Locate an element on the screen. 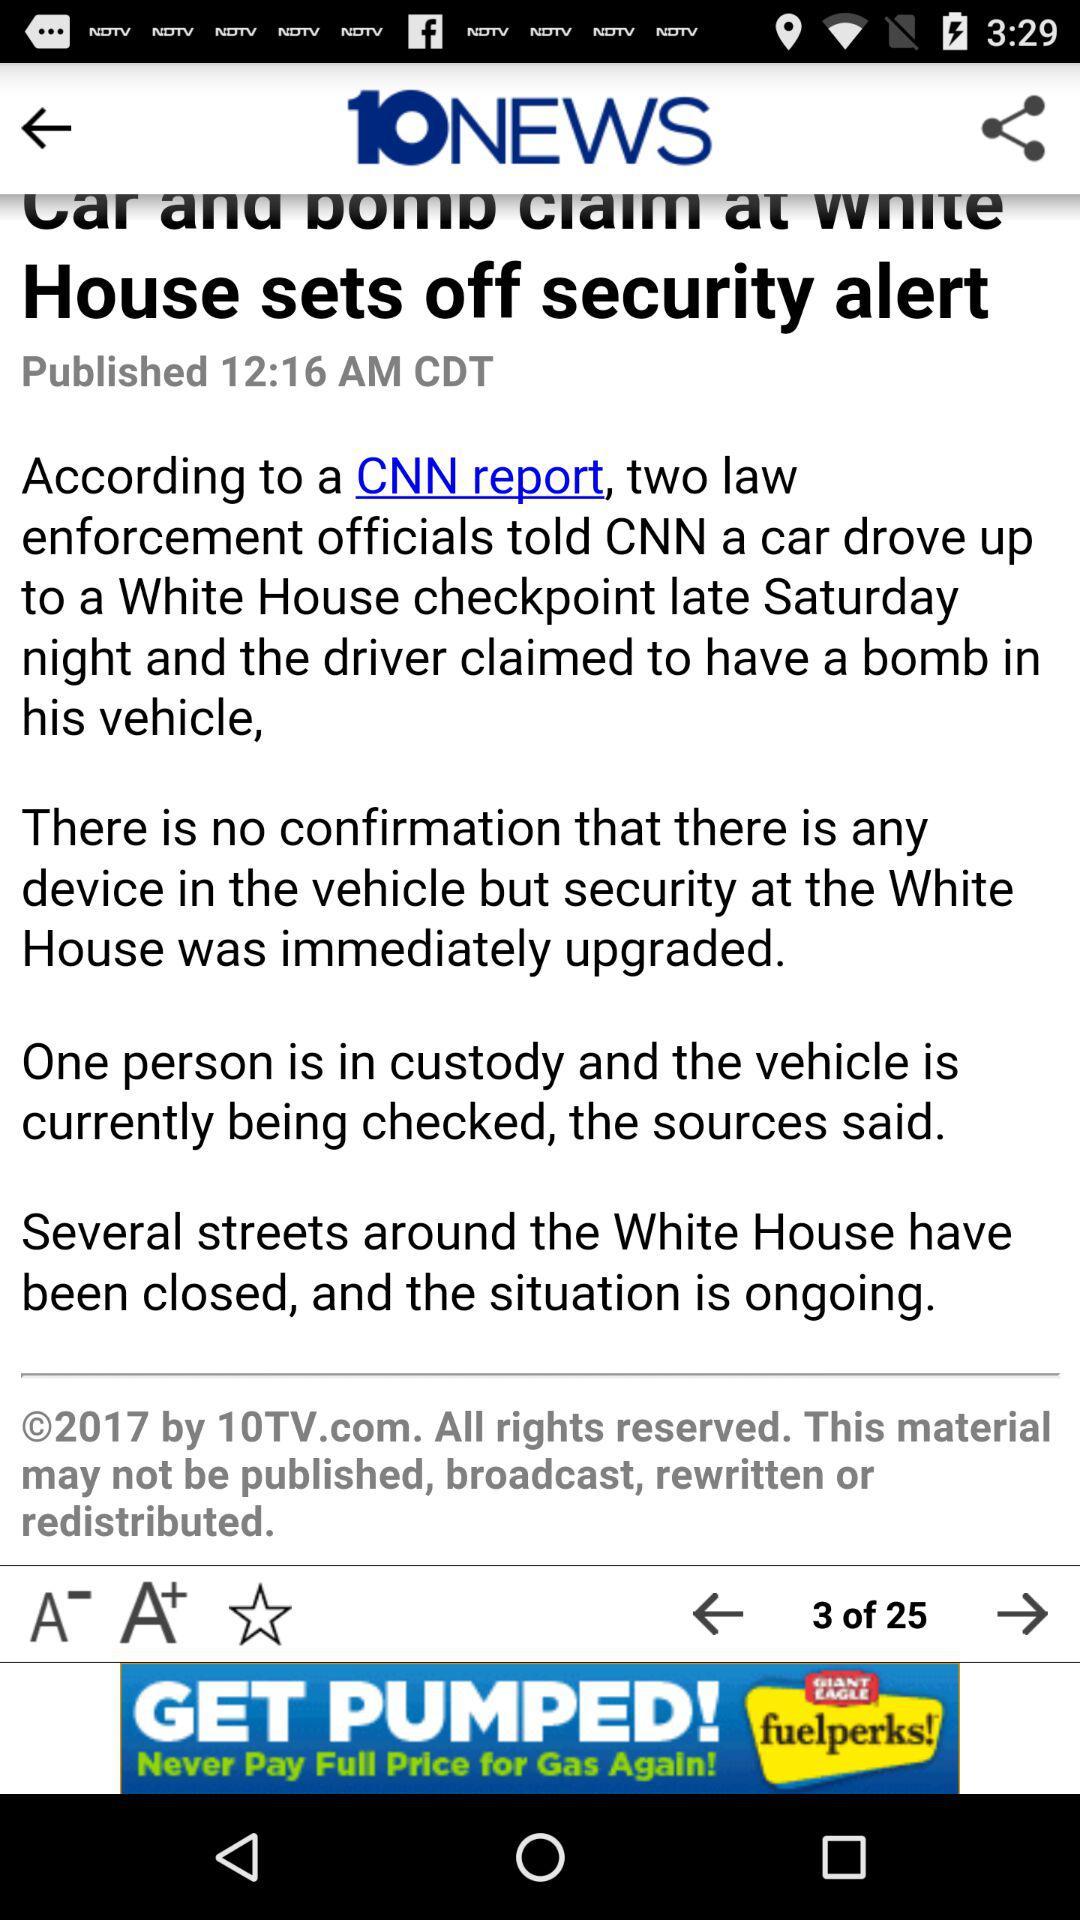 The height and width of the screenshot is (1920, 1080). the font icon is located at coordinates (56, 1726).